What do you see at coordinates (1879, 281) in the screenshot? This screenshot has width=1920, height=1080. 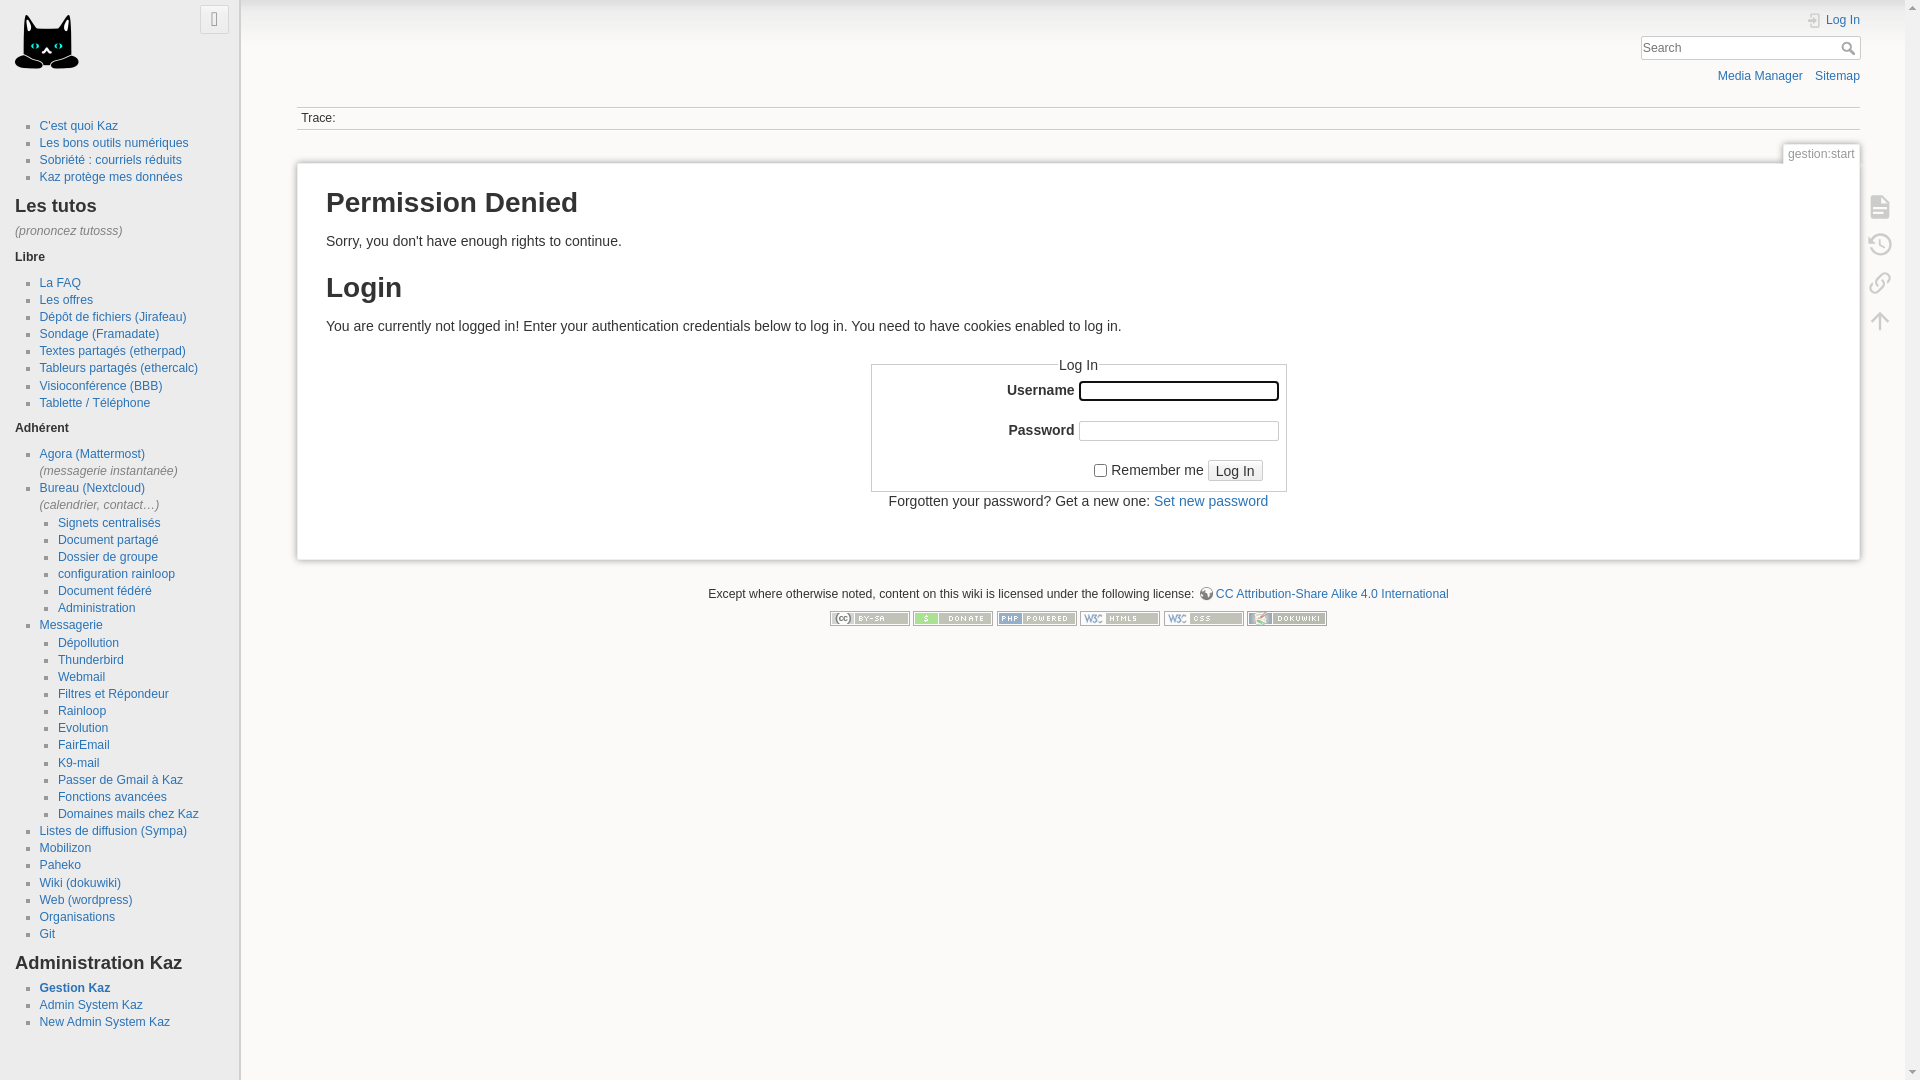 I see `'Backlinks'` at bounding box center [1879, 281].